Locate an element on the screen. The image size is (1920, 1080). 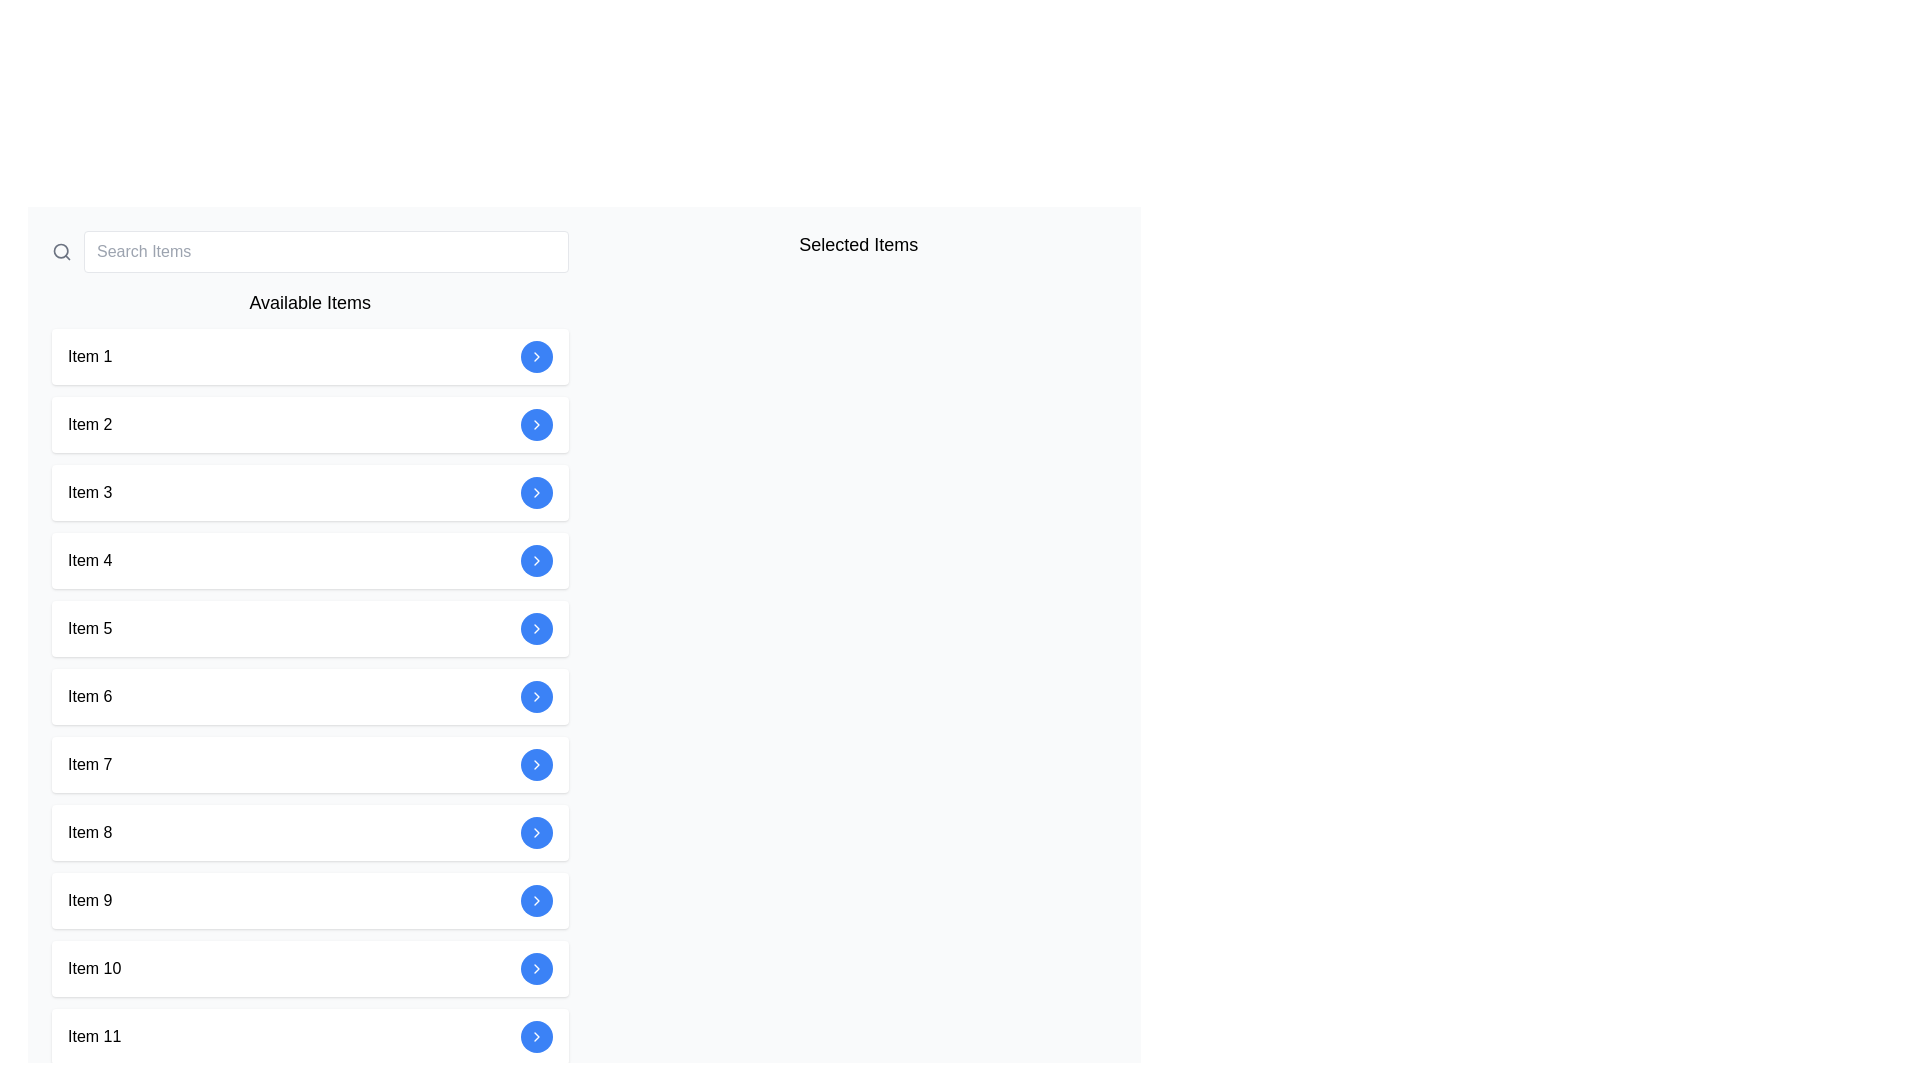
the magnifying glass icon to focus on the related input box labeled 'Search Items' is located at coordinates (61, 250).